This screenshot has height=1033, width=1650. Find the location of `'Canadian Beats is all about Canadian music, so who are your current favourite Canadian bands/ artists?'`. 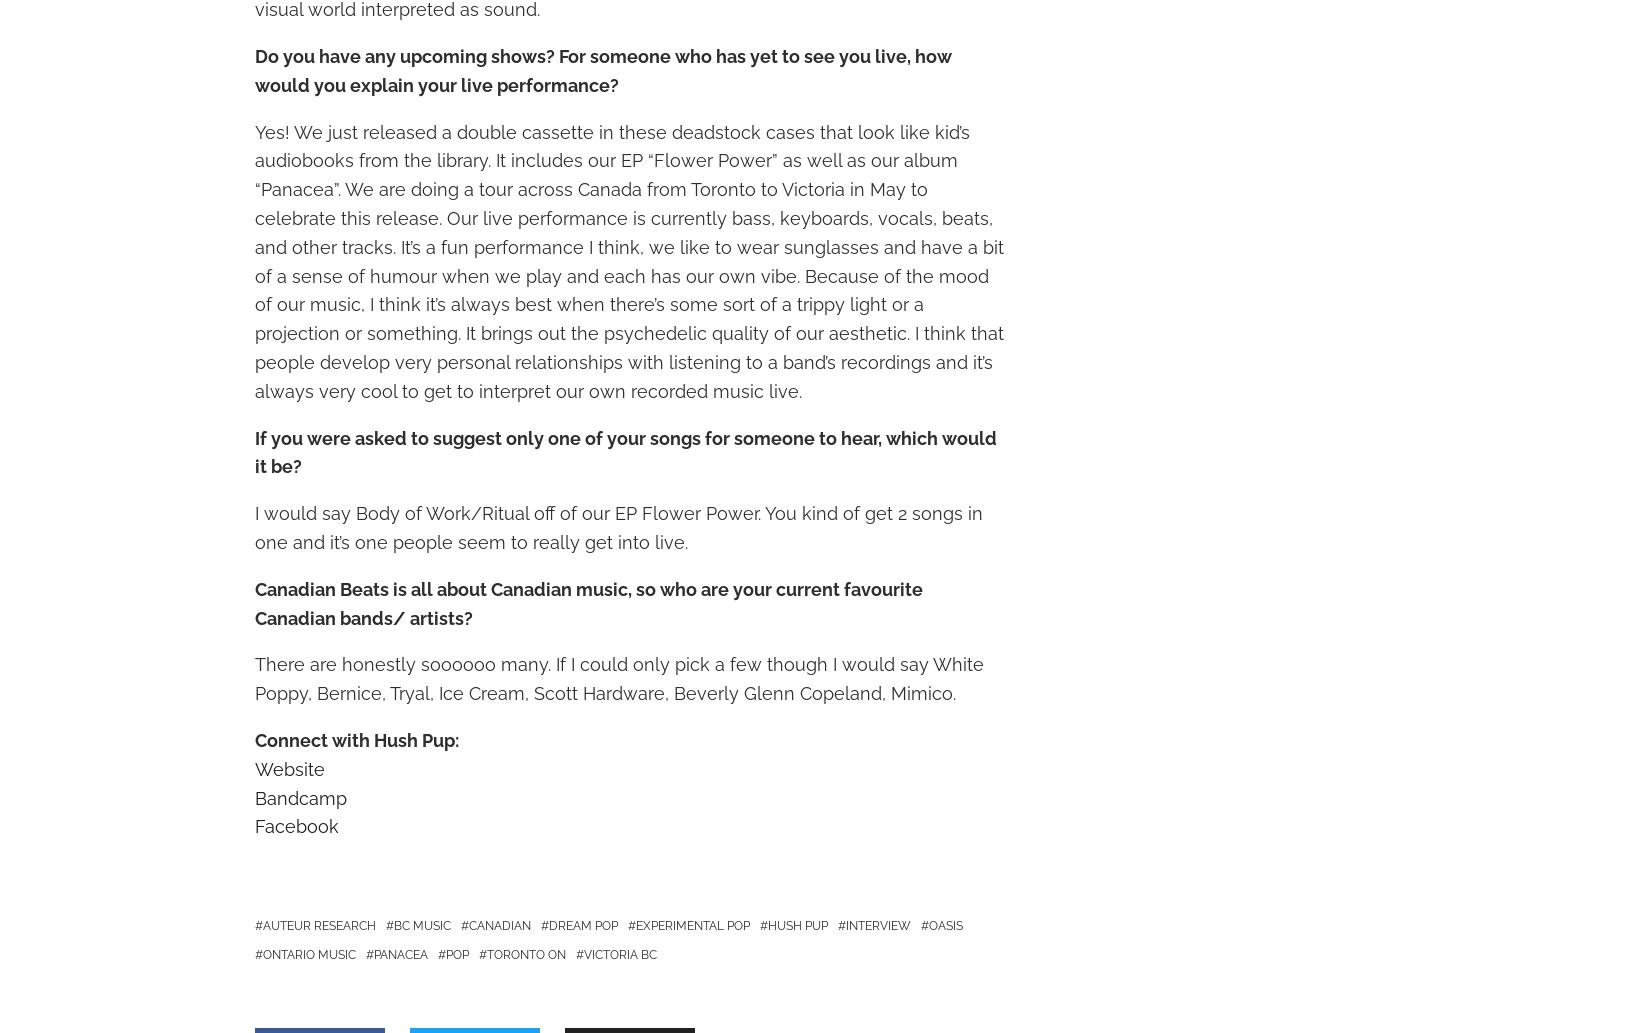

'Canadian Beats is all about Canadian music, so who are your current favourite Canadian bands/ artists?' is located at coordinates (588, 601).